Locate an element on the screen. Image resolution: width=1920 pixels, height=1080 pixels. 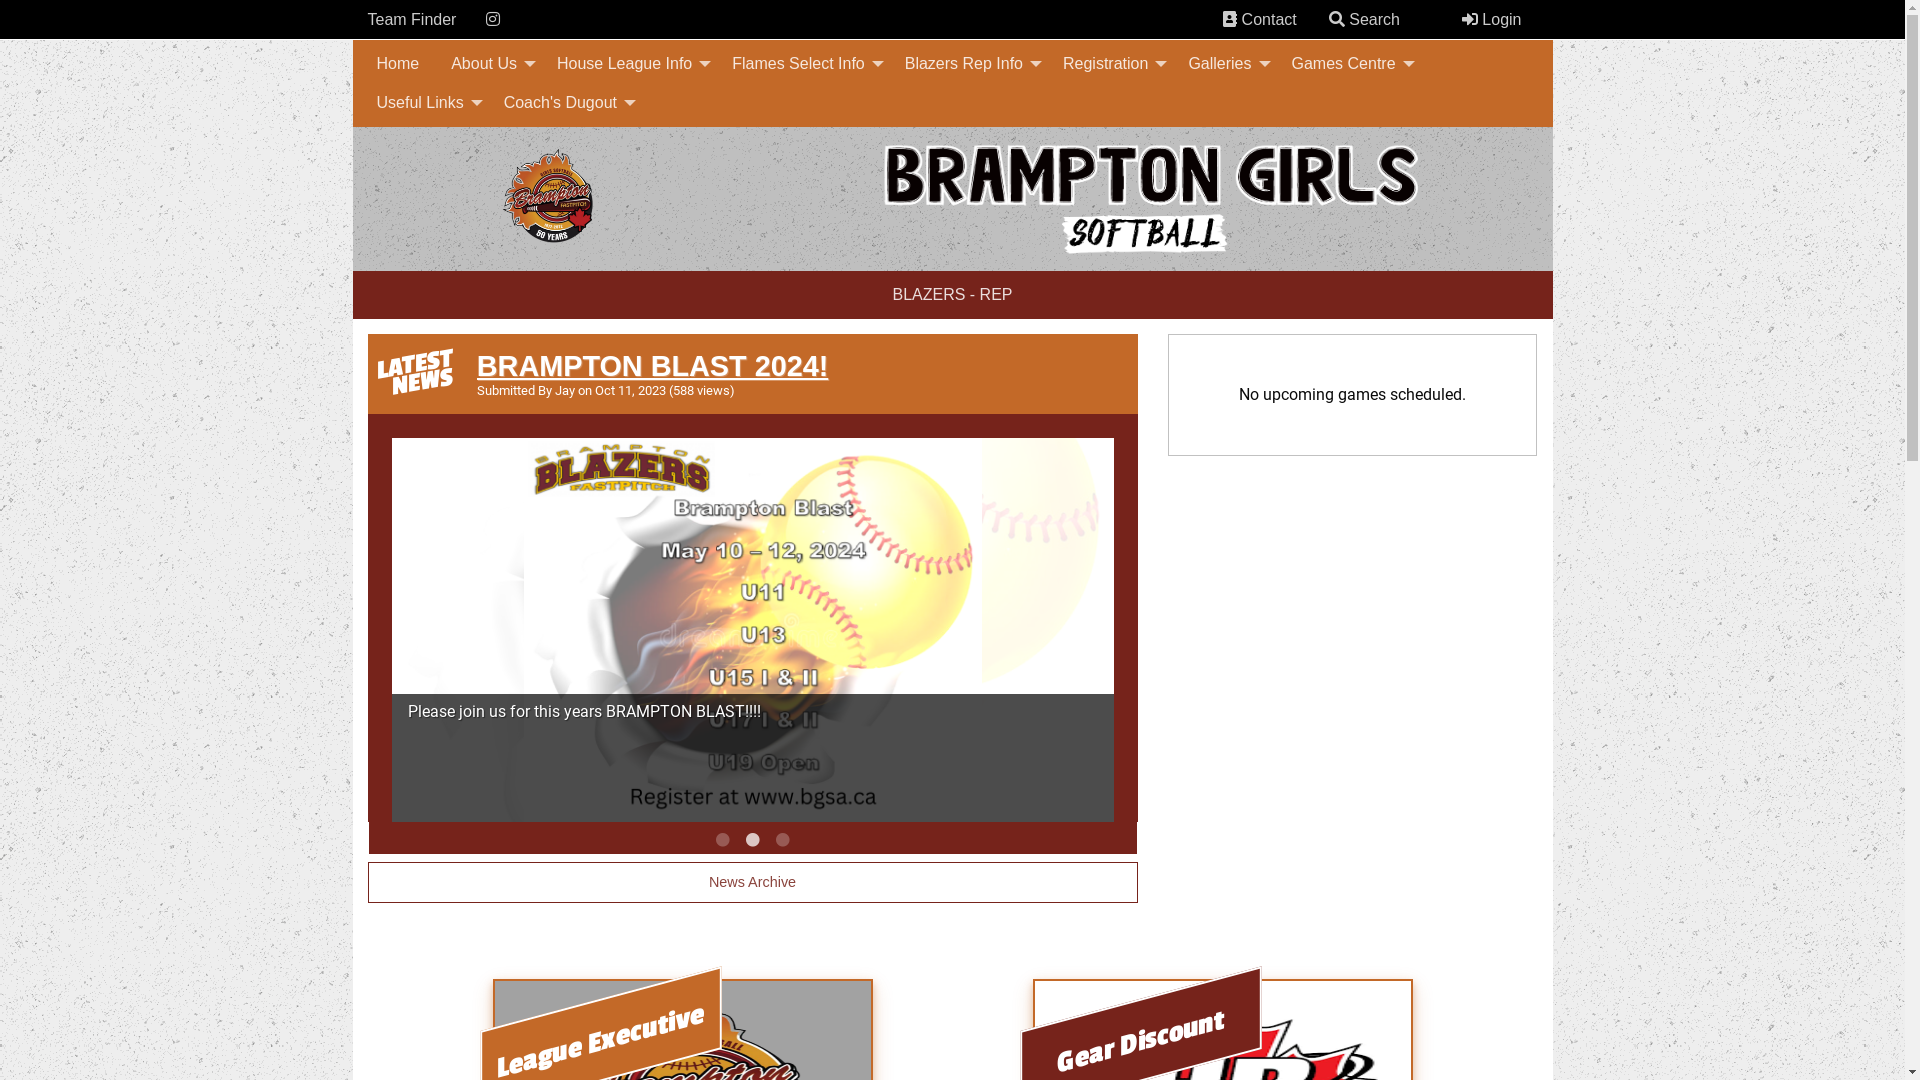
'Search' is located at coordinates (1337, 19).